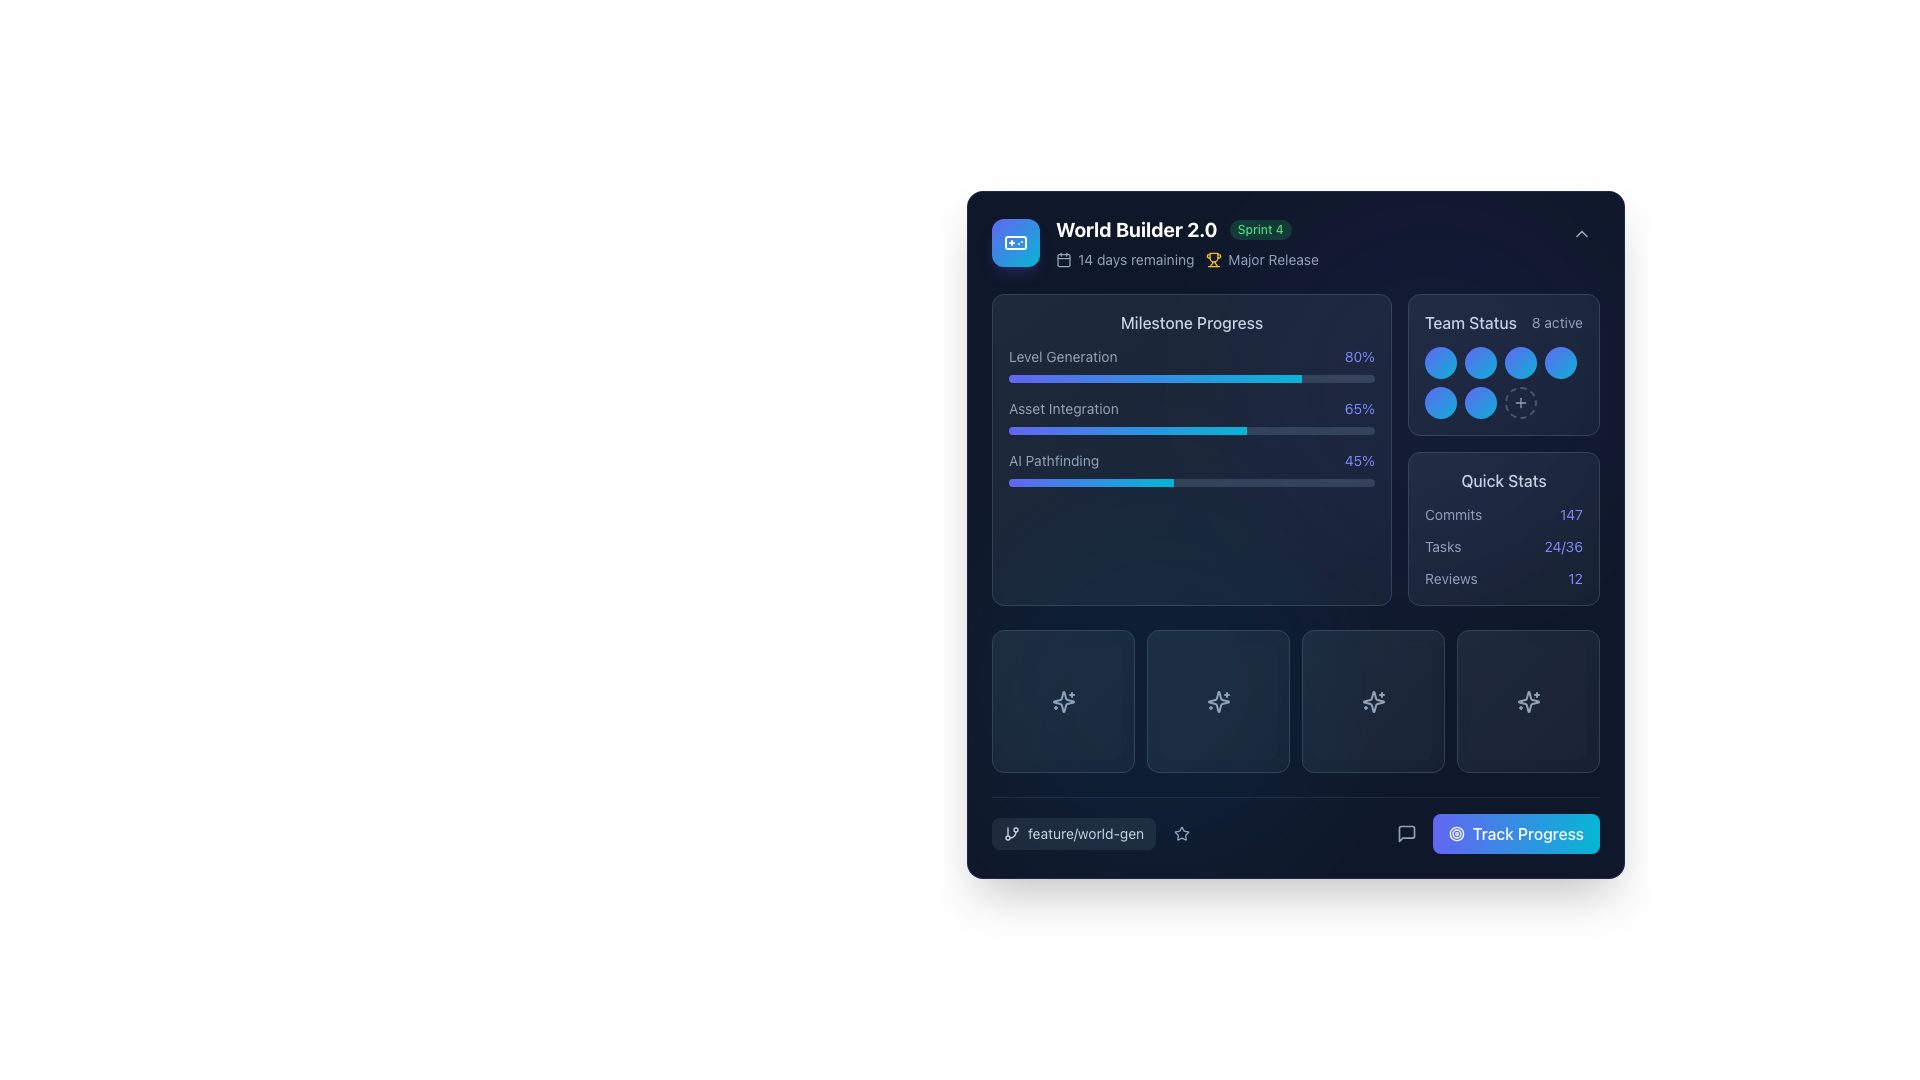 This screenshot has height=1080, width=1920. What do you see at coordinates (1456, 833) in the screenshot?
I see `the decorative circular icon located to the left of the 'Track Progress' button at the bottom-right corner of the interface` at bounding box center [1456, 833].